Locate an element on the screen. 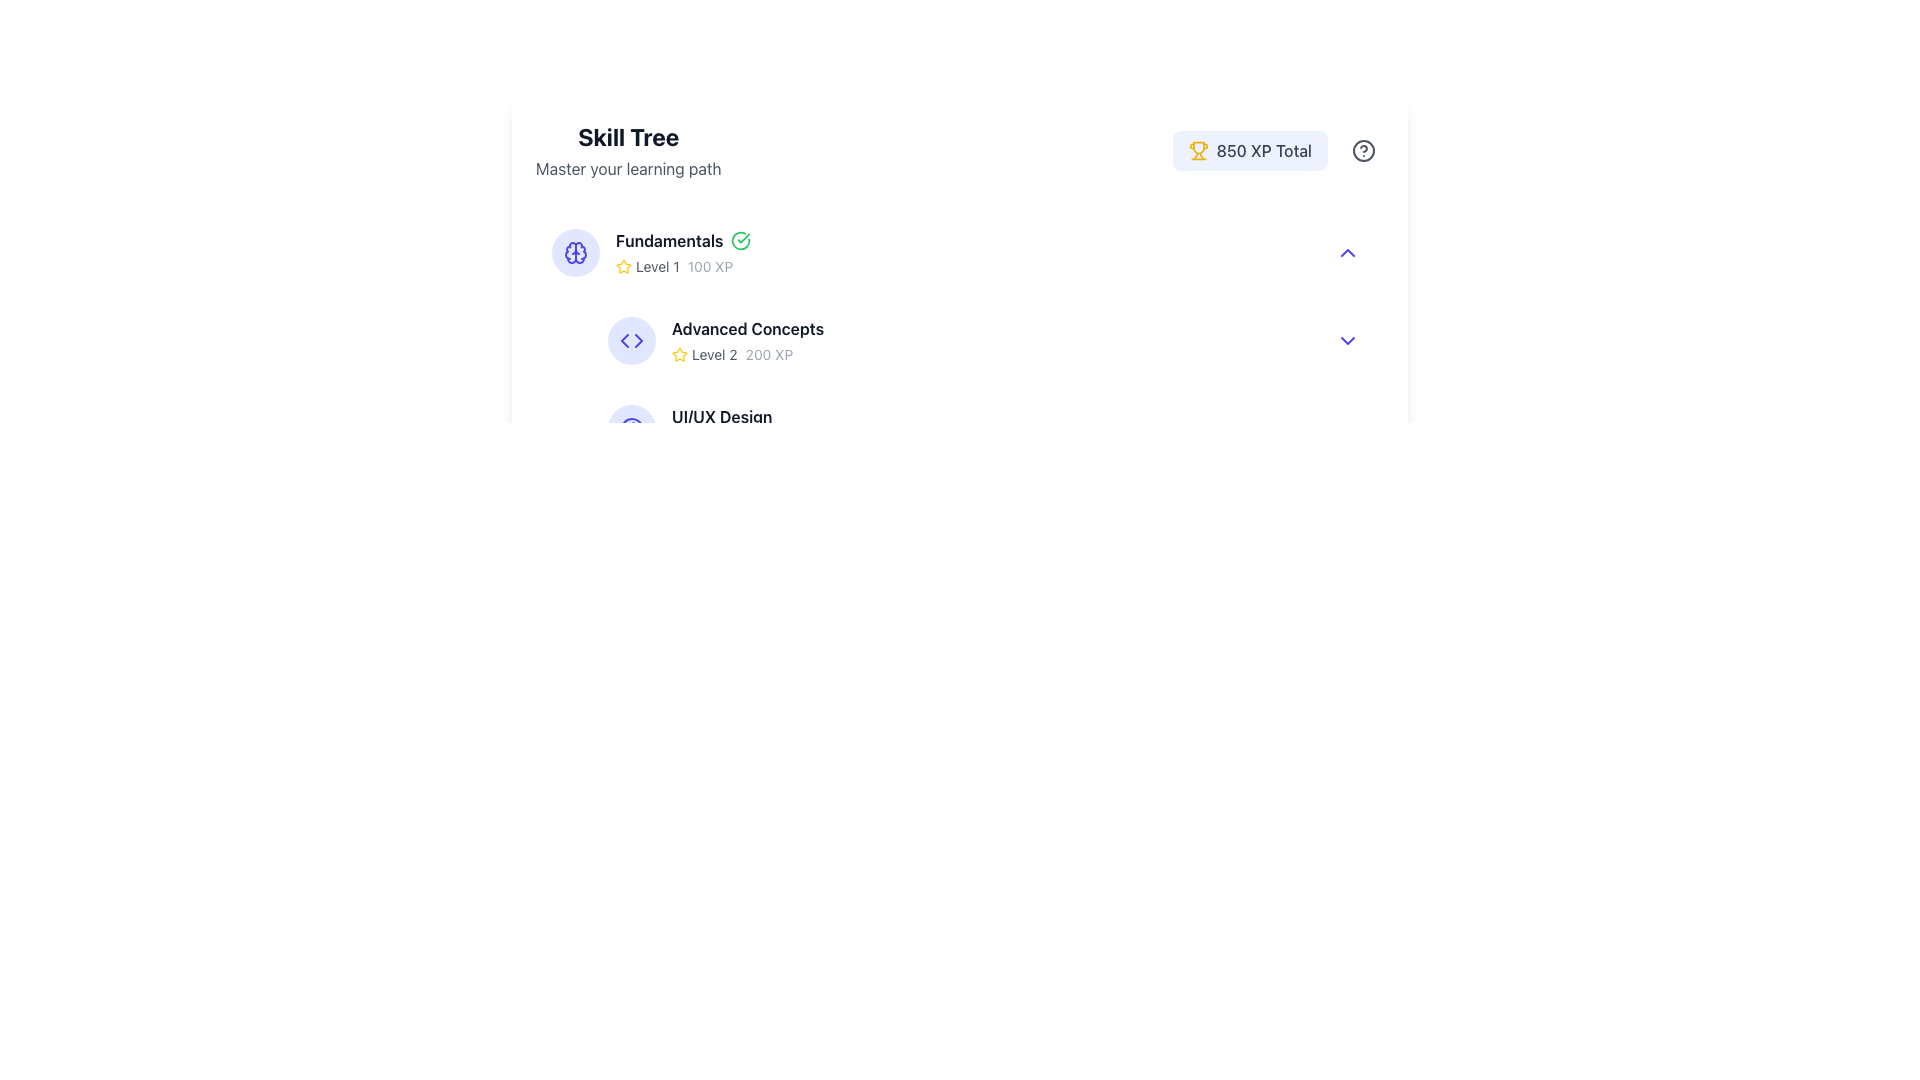 The height and width of the screenshot is (1080, 1920). the second individual module in the list that displays information about the Advanced Concepts module, including its level, associated XP, and title is located at coordinates (960, 339).